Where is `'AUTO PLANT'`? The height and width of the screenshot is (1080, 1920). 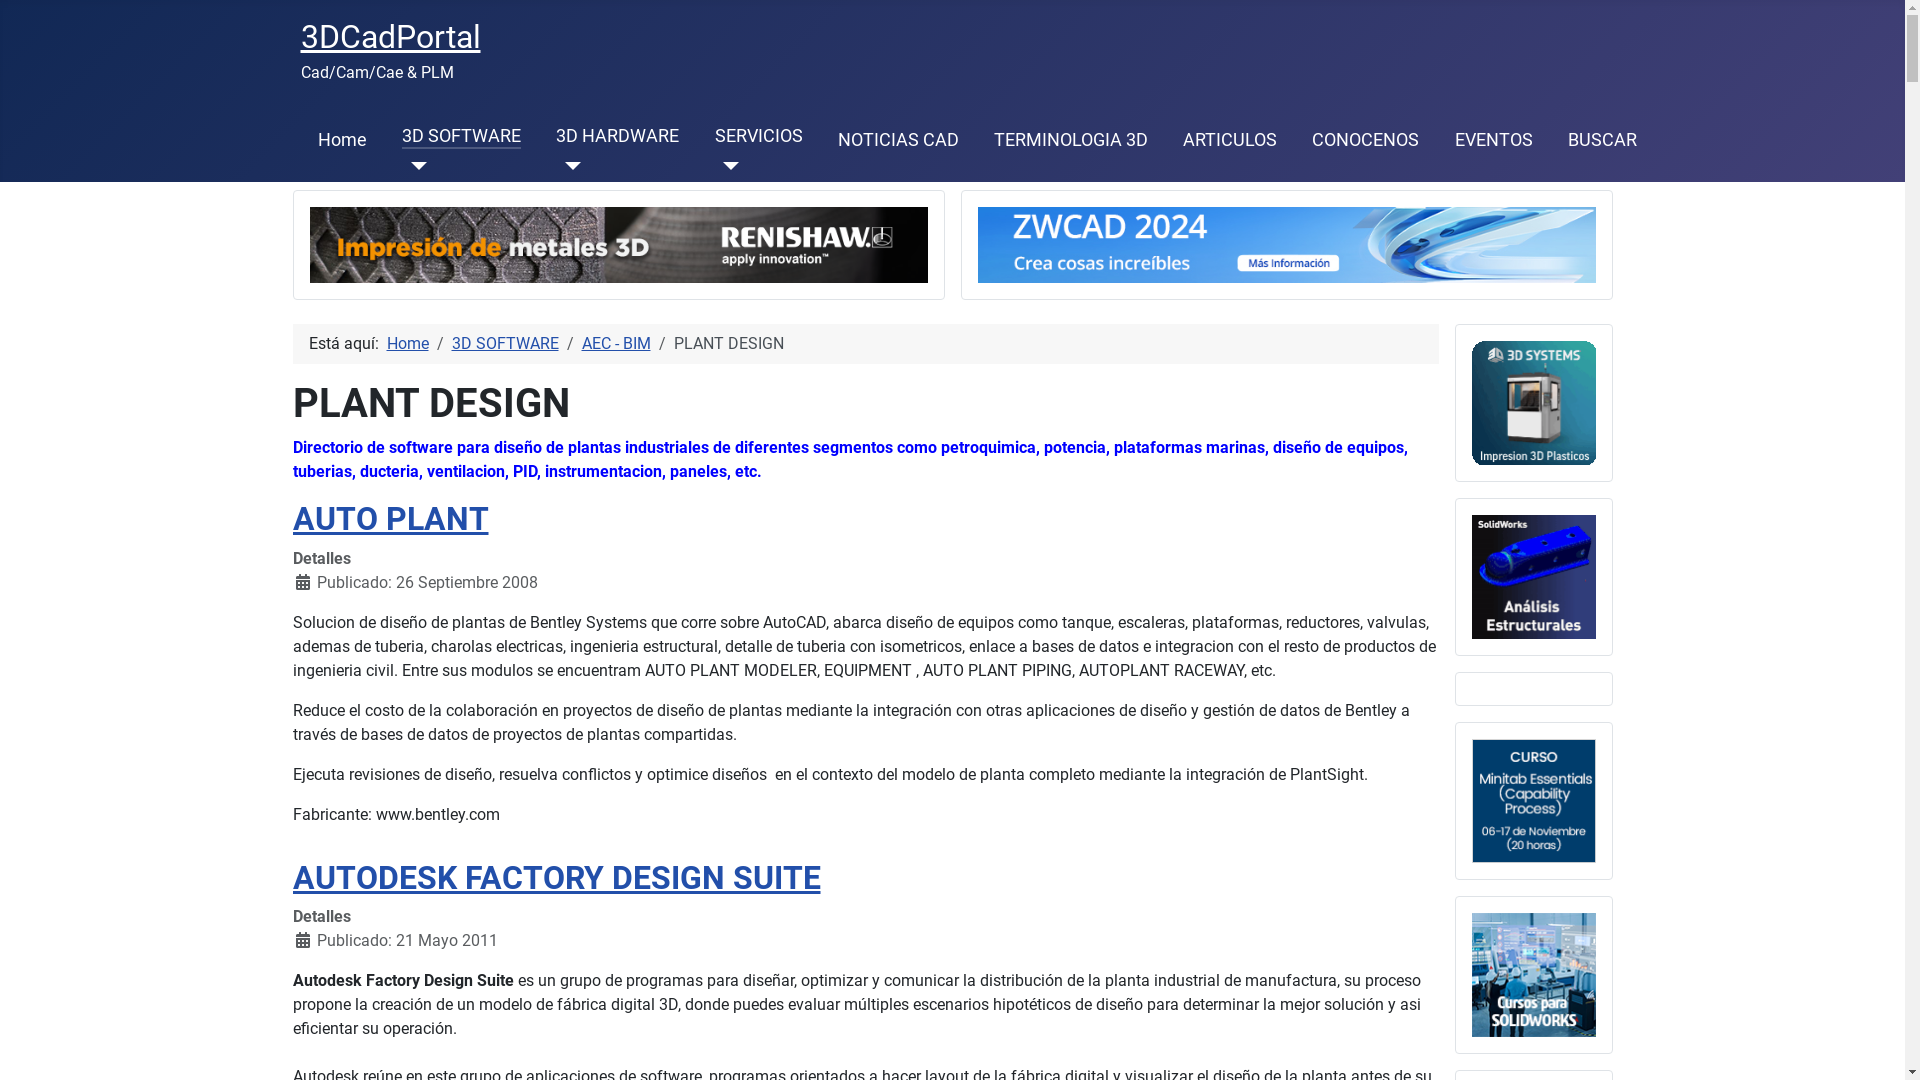
'AUTO PLANT' is located at coordinates (389, 518).